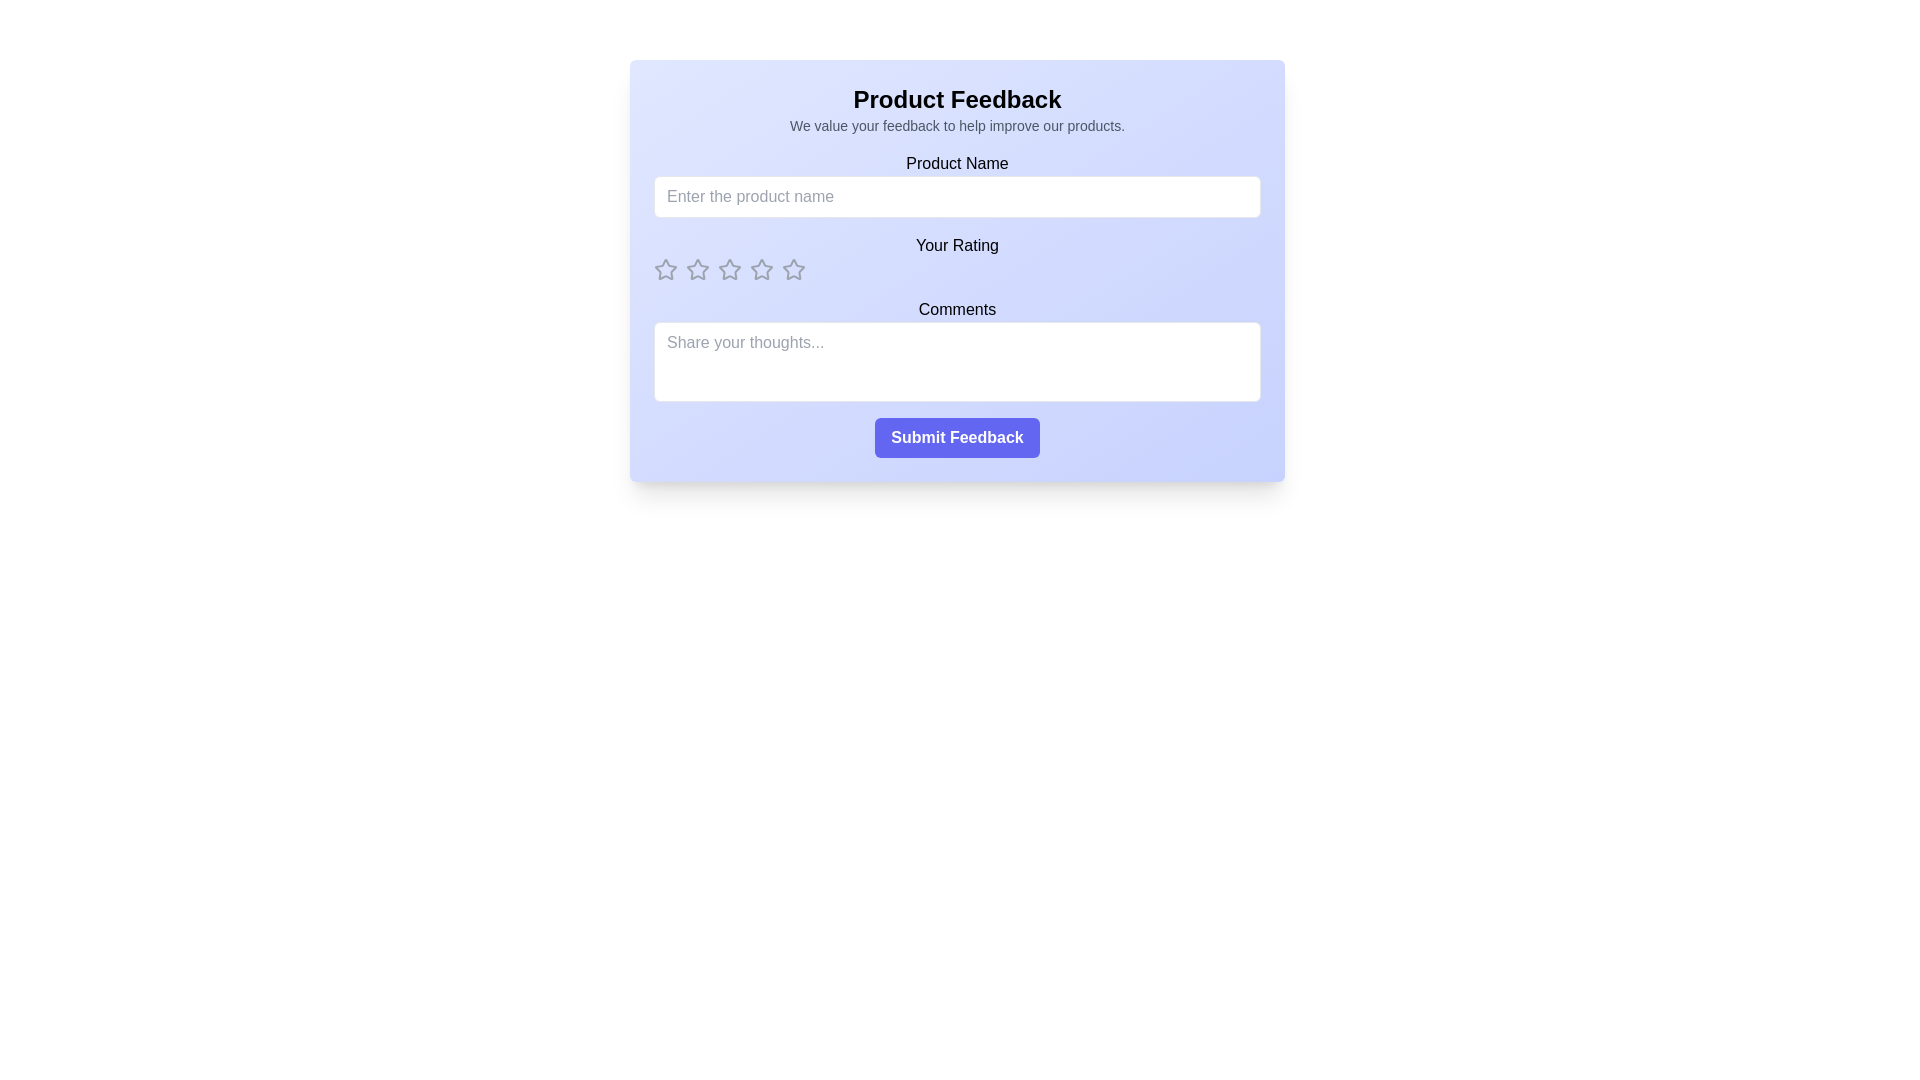  What do you see at coordinates (728, 270) in the screenshot?
I see `the fourth rating star in the rating system, which is positioned between the third and fifth stars below the 'Your Rating' label` at bounding box center [728, 270].